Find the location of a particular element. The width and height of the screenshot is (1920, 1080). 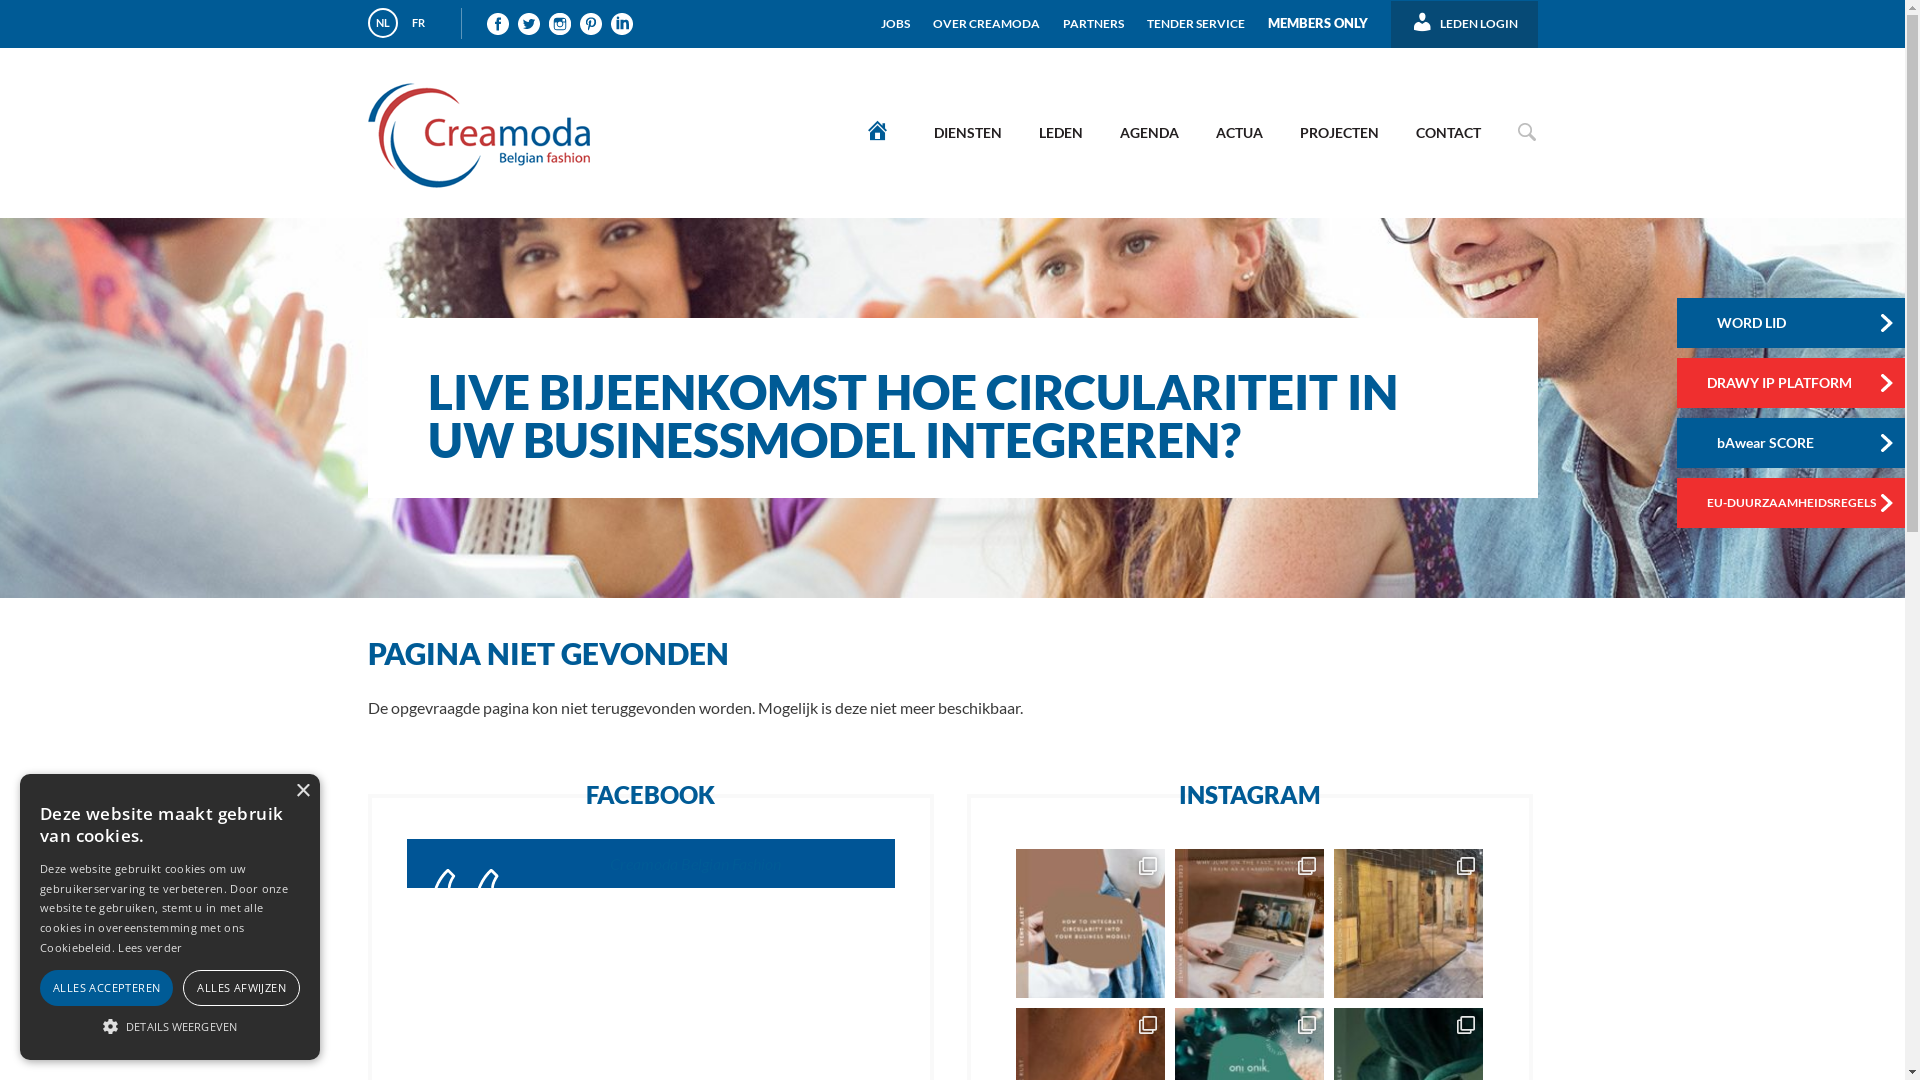

'JOBS' is located at coordinates (894, 15).